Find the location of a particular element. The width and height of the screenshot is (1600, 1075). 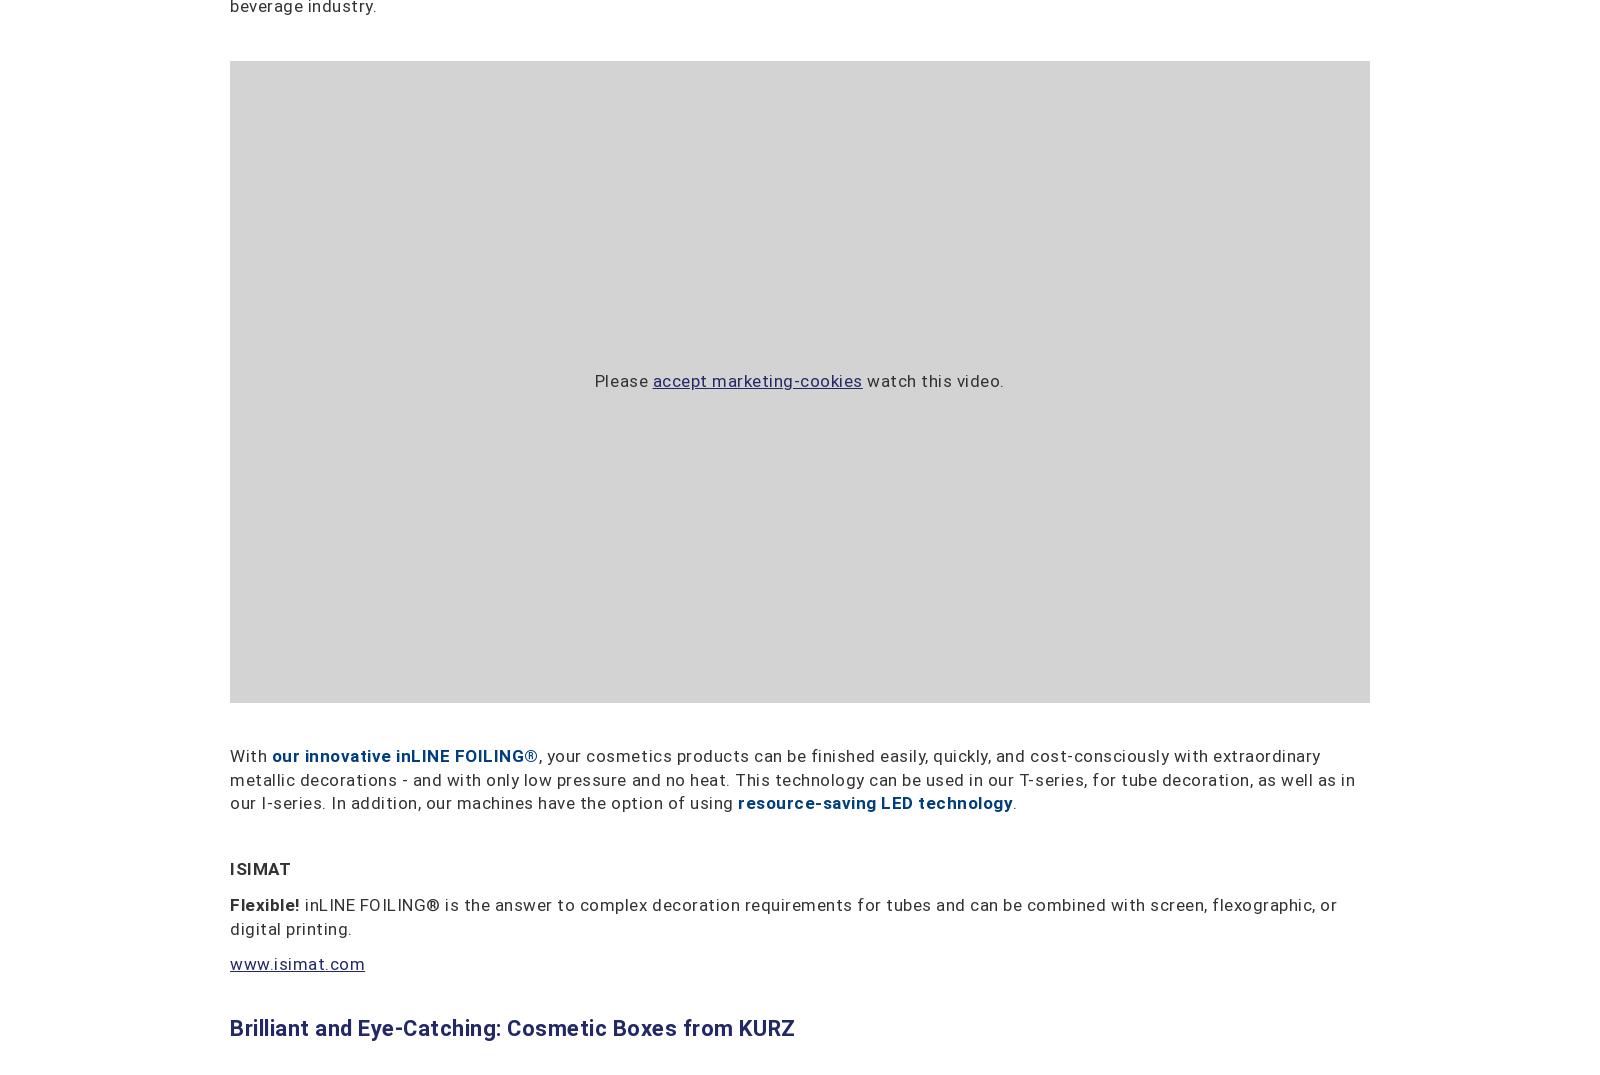

'Please' is located at coordinates (623, 380).